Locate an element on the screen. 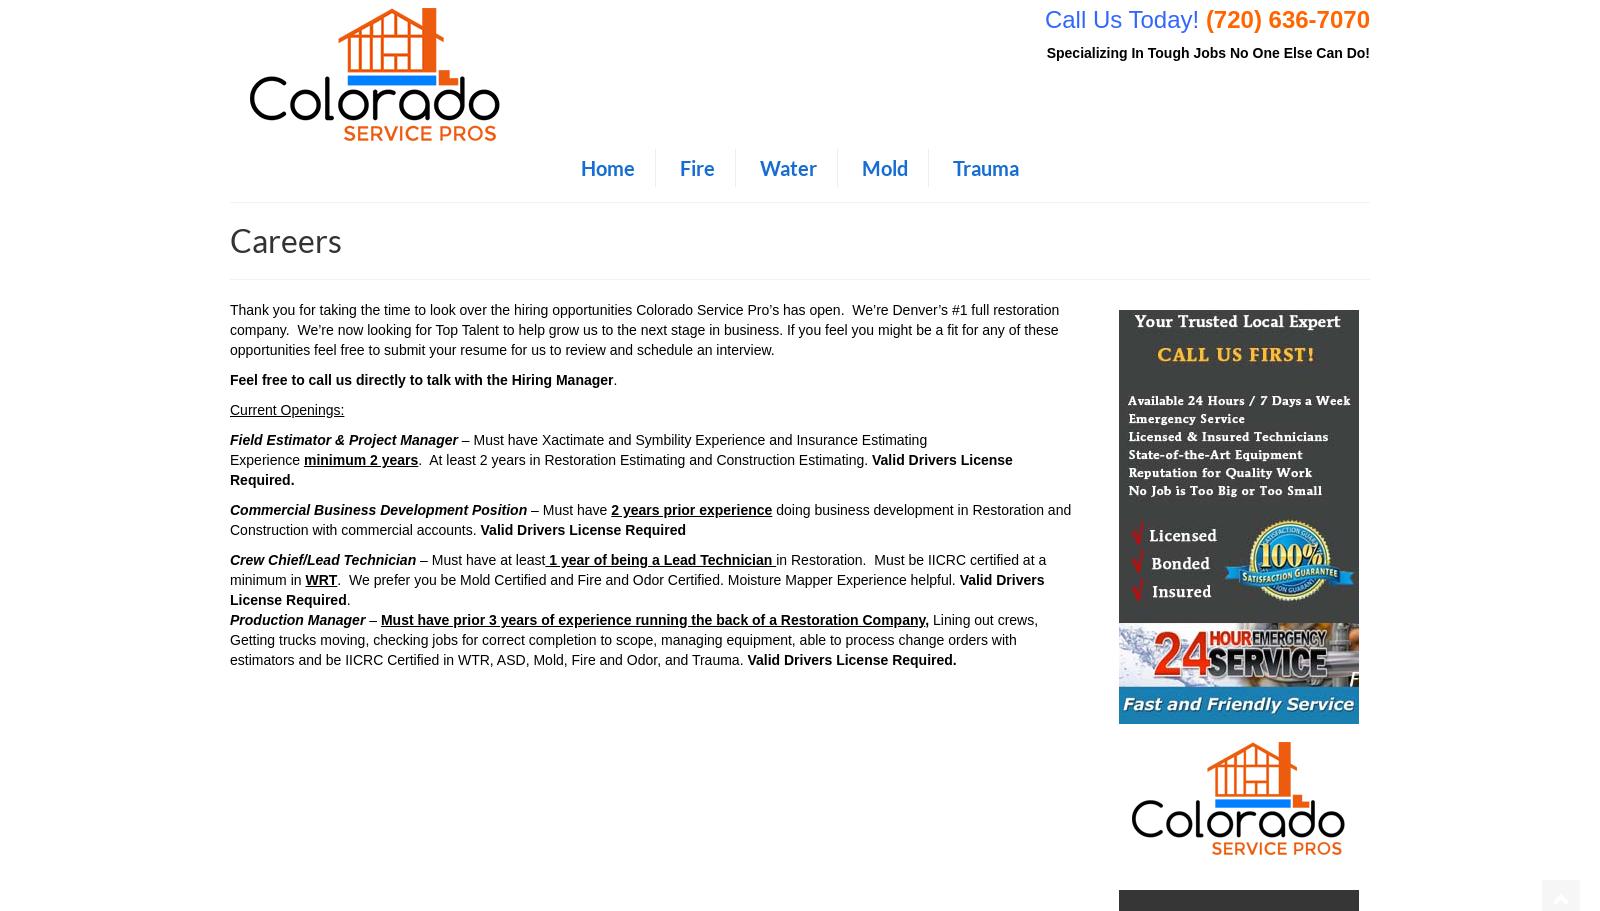  '(720) 636-7070' is located at coordinates (1286, 19).